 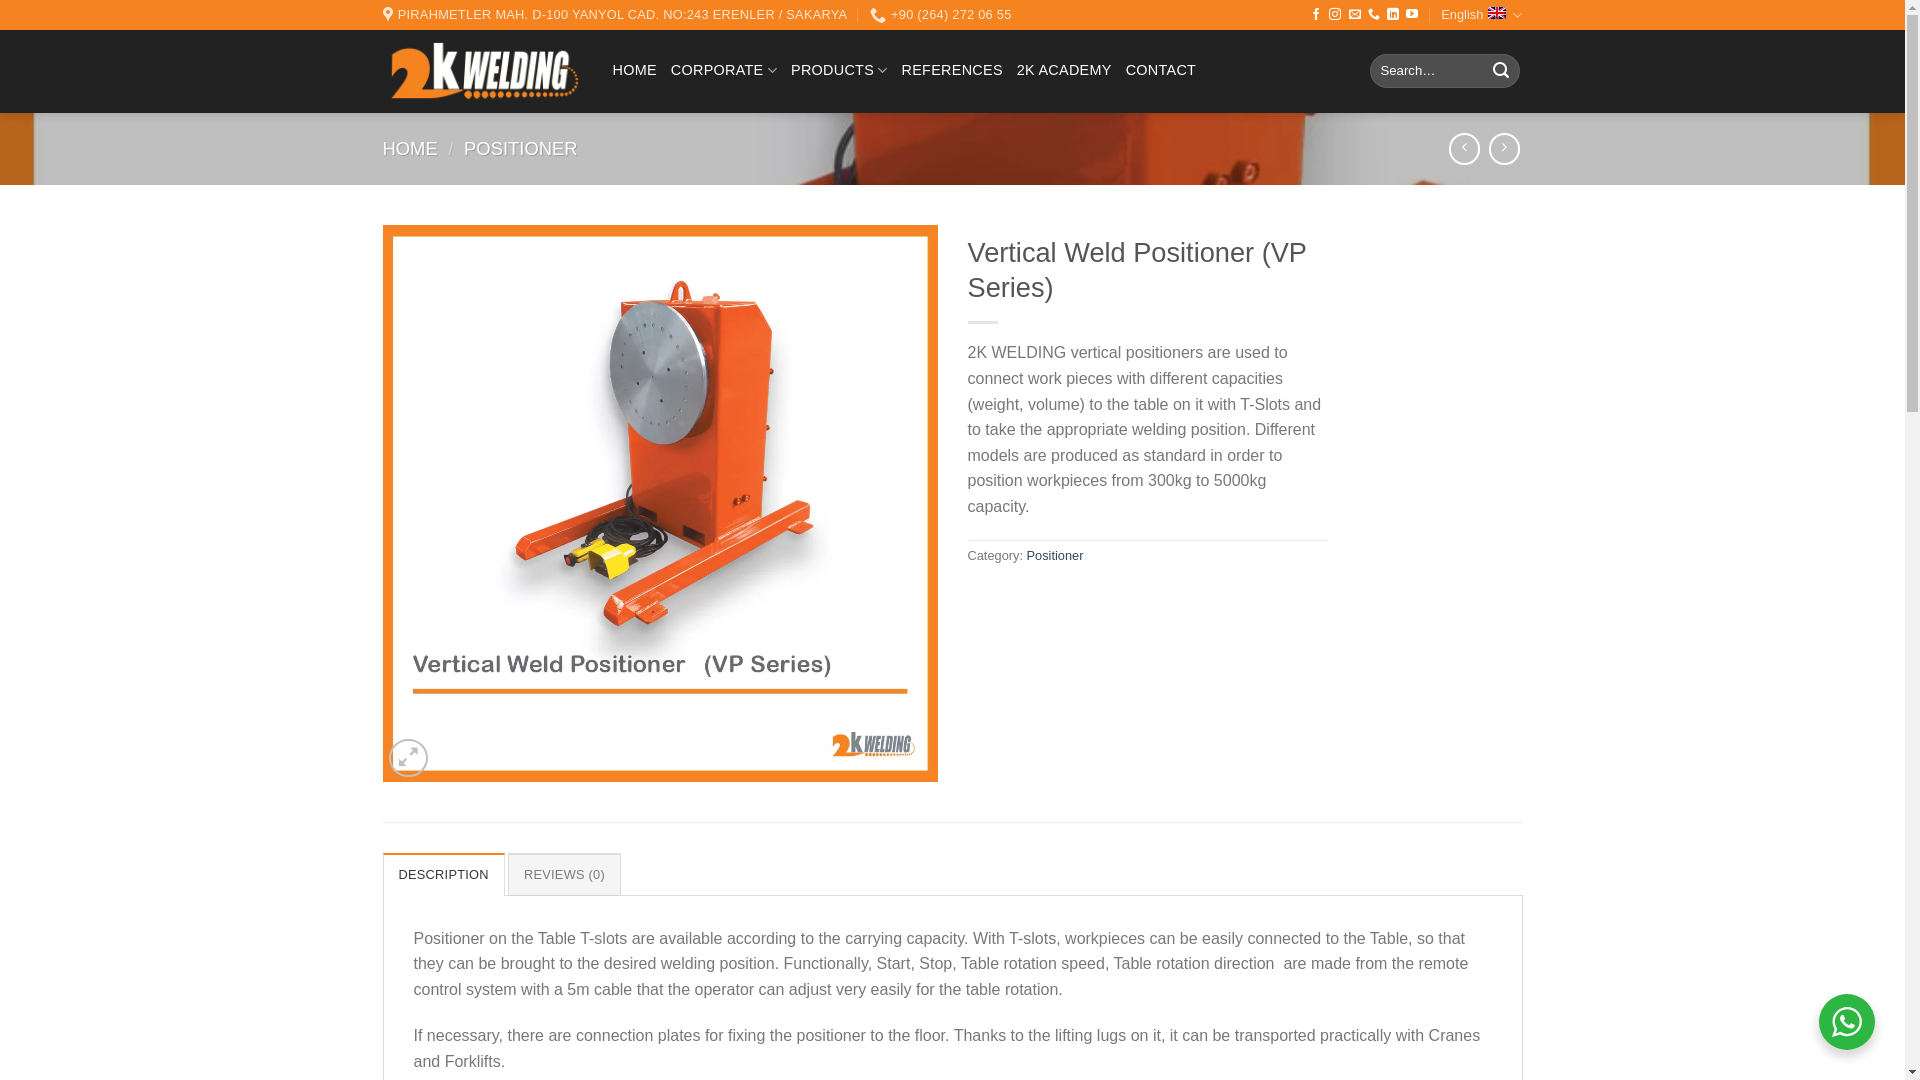 What do you see at coordinates (632, 69) in the screenshot?
I see `'HOME'` at bounding box center [632, 69].